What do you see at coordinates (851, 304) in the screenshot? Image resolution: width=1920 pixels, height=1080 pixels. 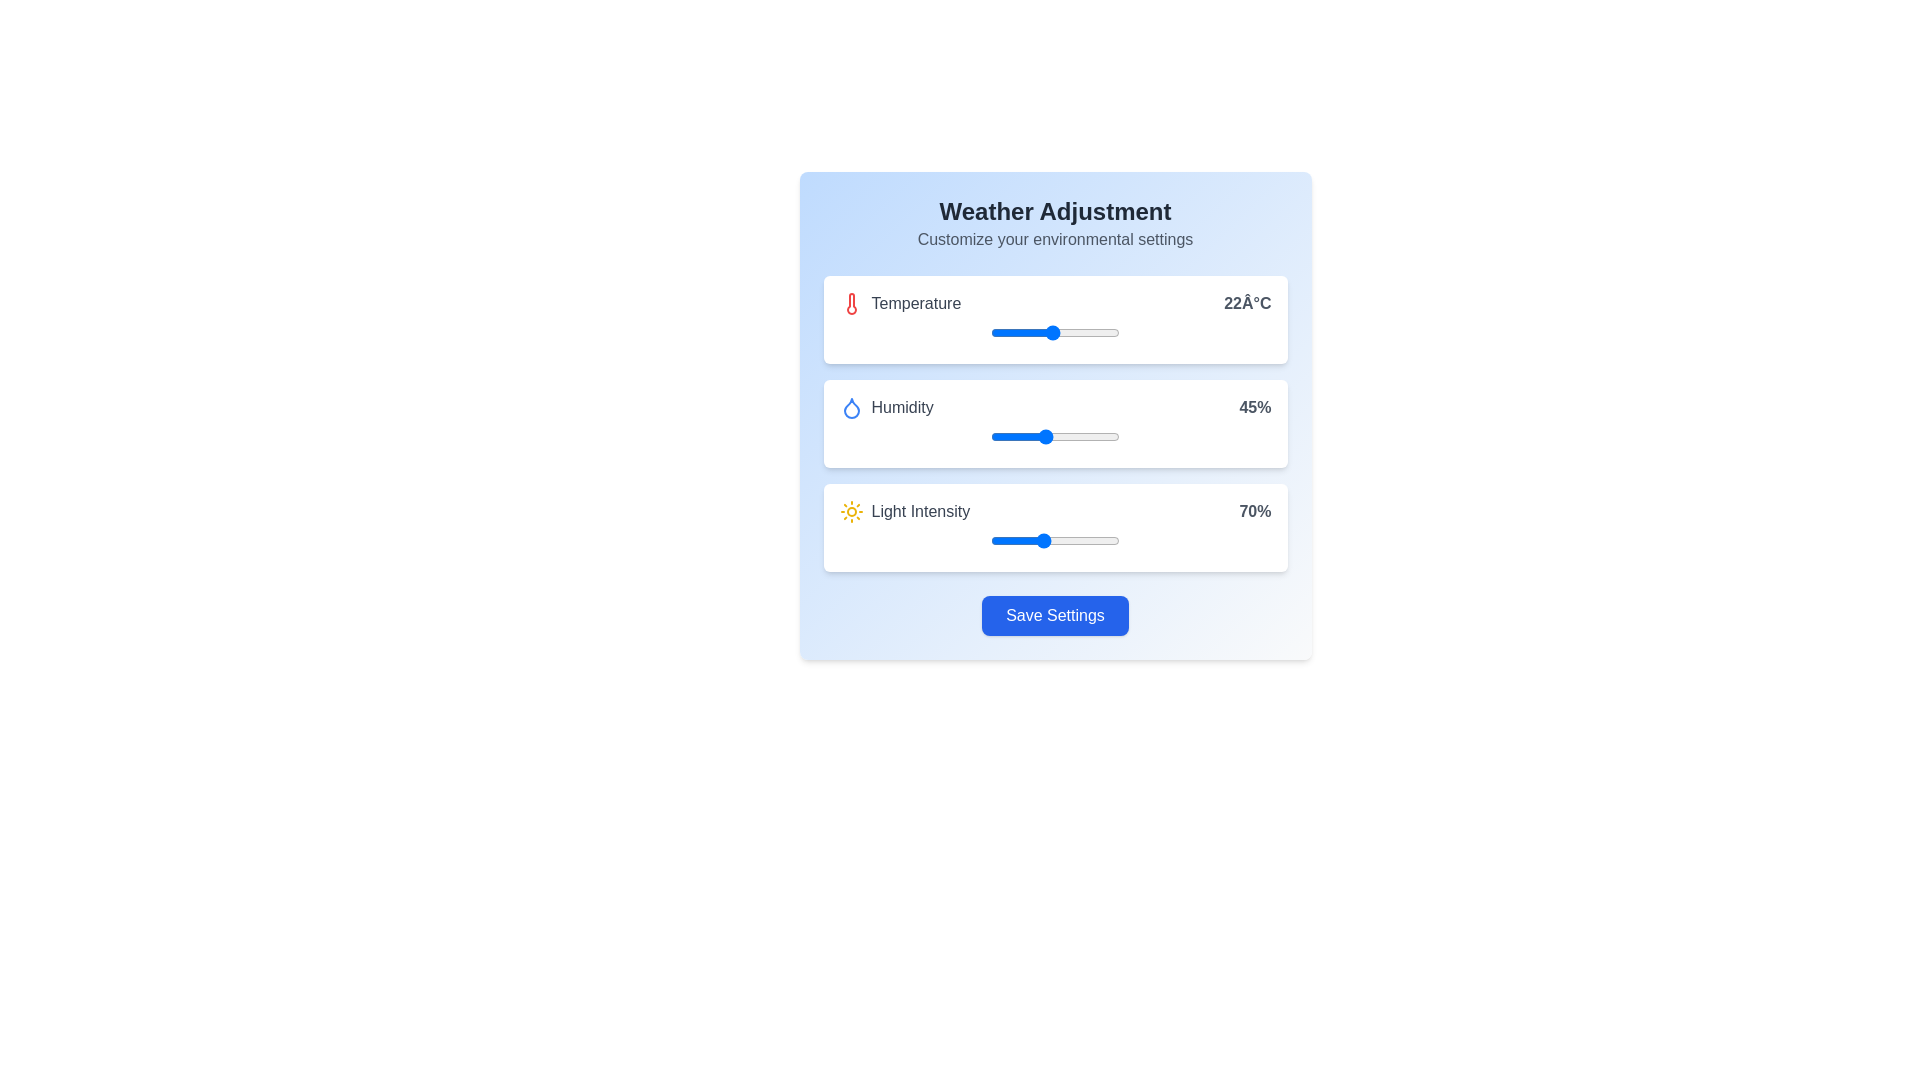 I see `the red thermometer icon located to the left of the 'Temperature' label in the weather adjustment settings row` at bounding box center [851, 304].